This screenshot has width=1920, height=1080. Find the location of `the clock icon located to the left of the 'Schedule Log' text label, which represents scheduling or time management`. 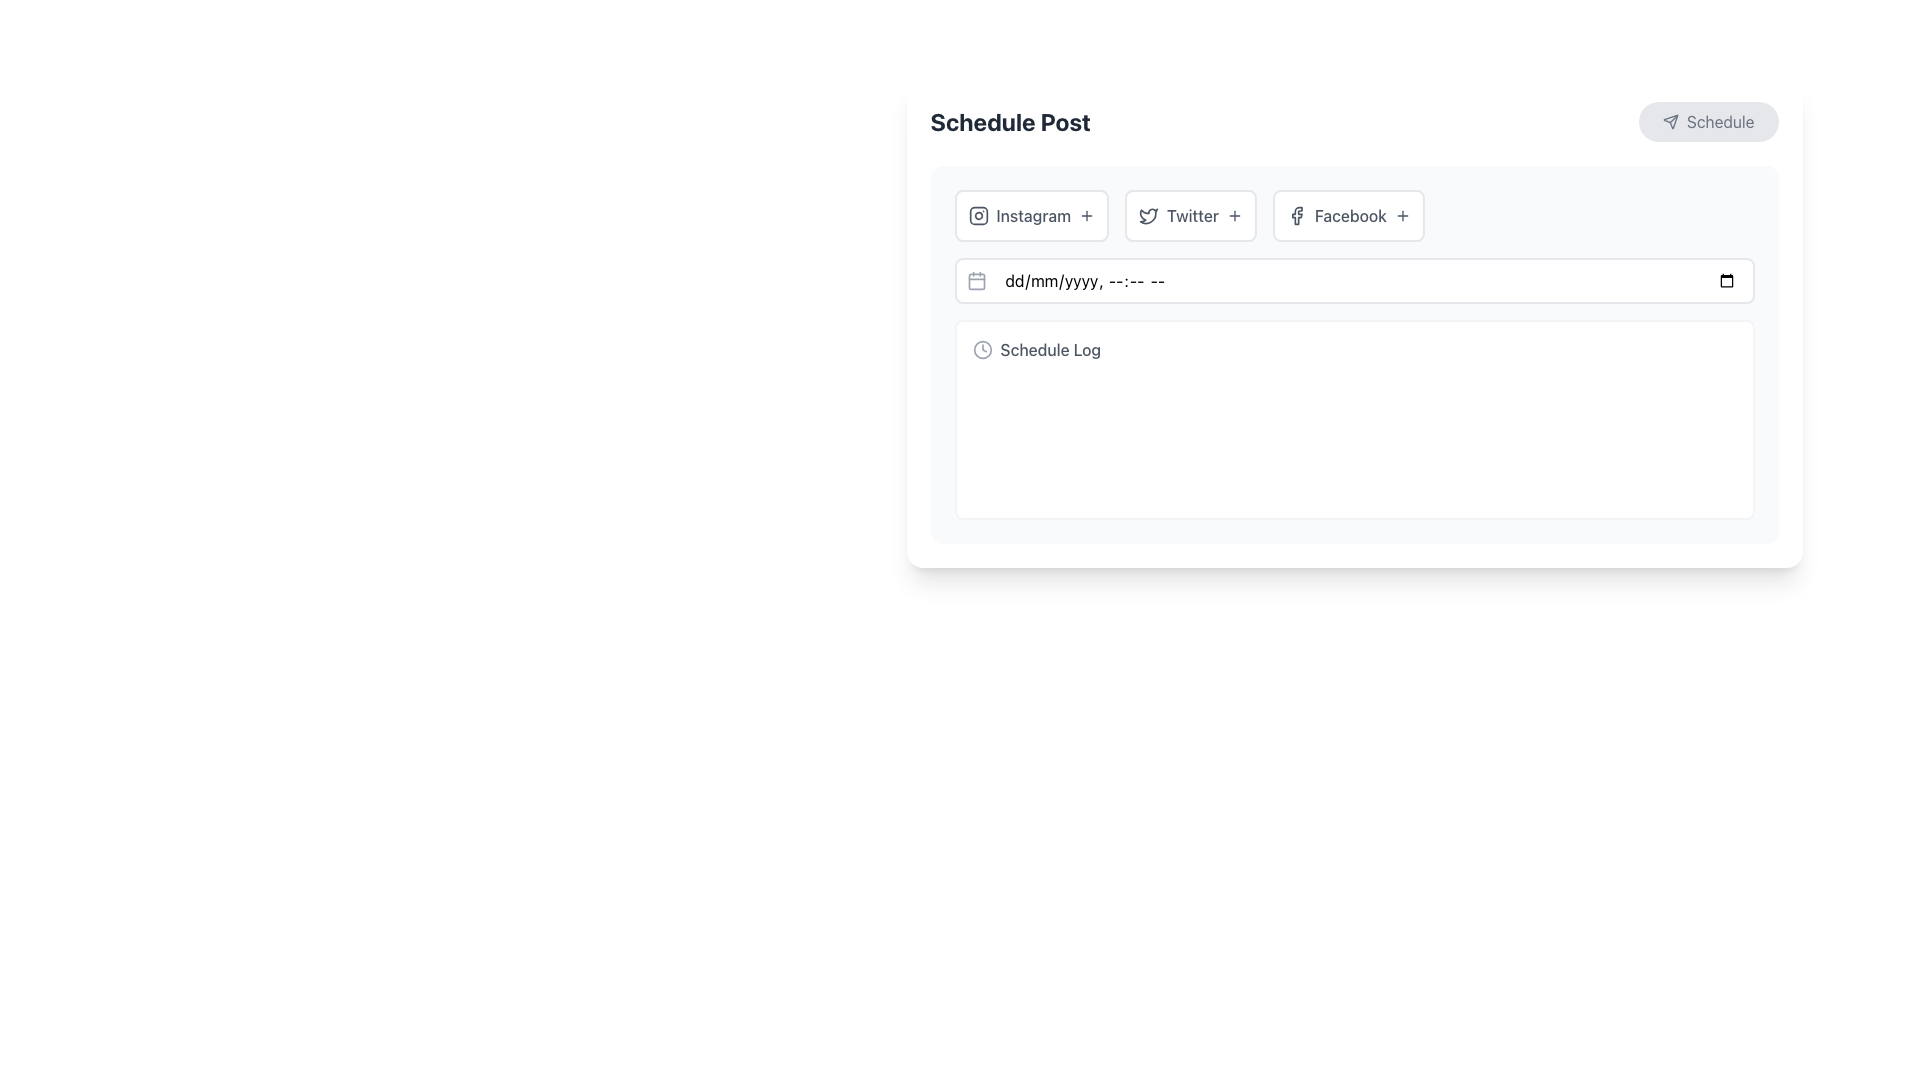

the clock icon located to the left of the 'Schedule Log' text label, which represents scheduling or time management is located at coordinates (982, 349).